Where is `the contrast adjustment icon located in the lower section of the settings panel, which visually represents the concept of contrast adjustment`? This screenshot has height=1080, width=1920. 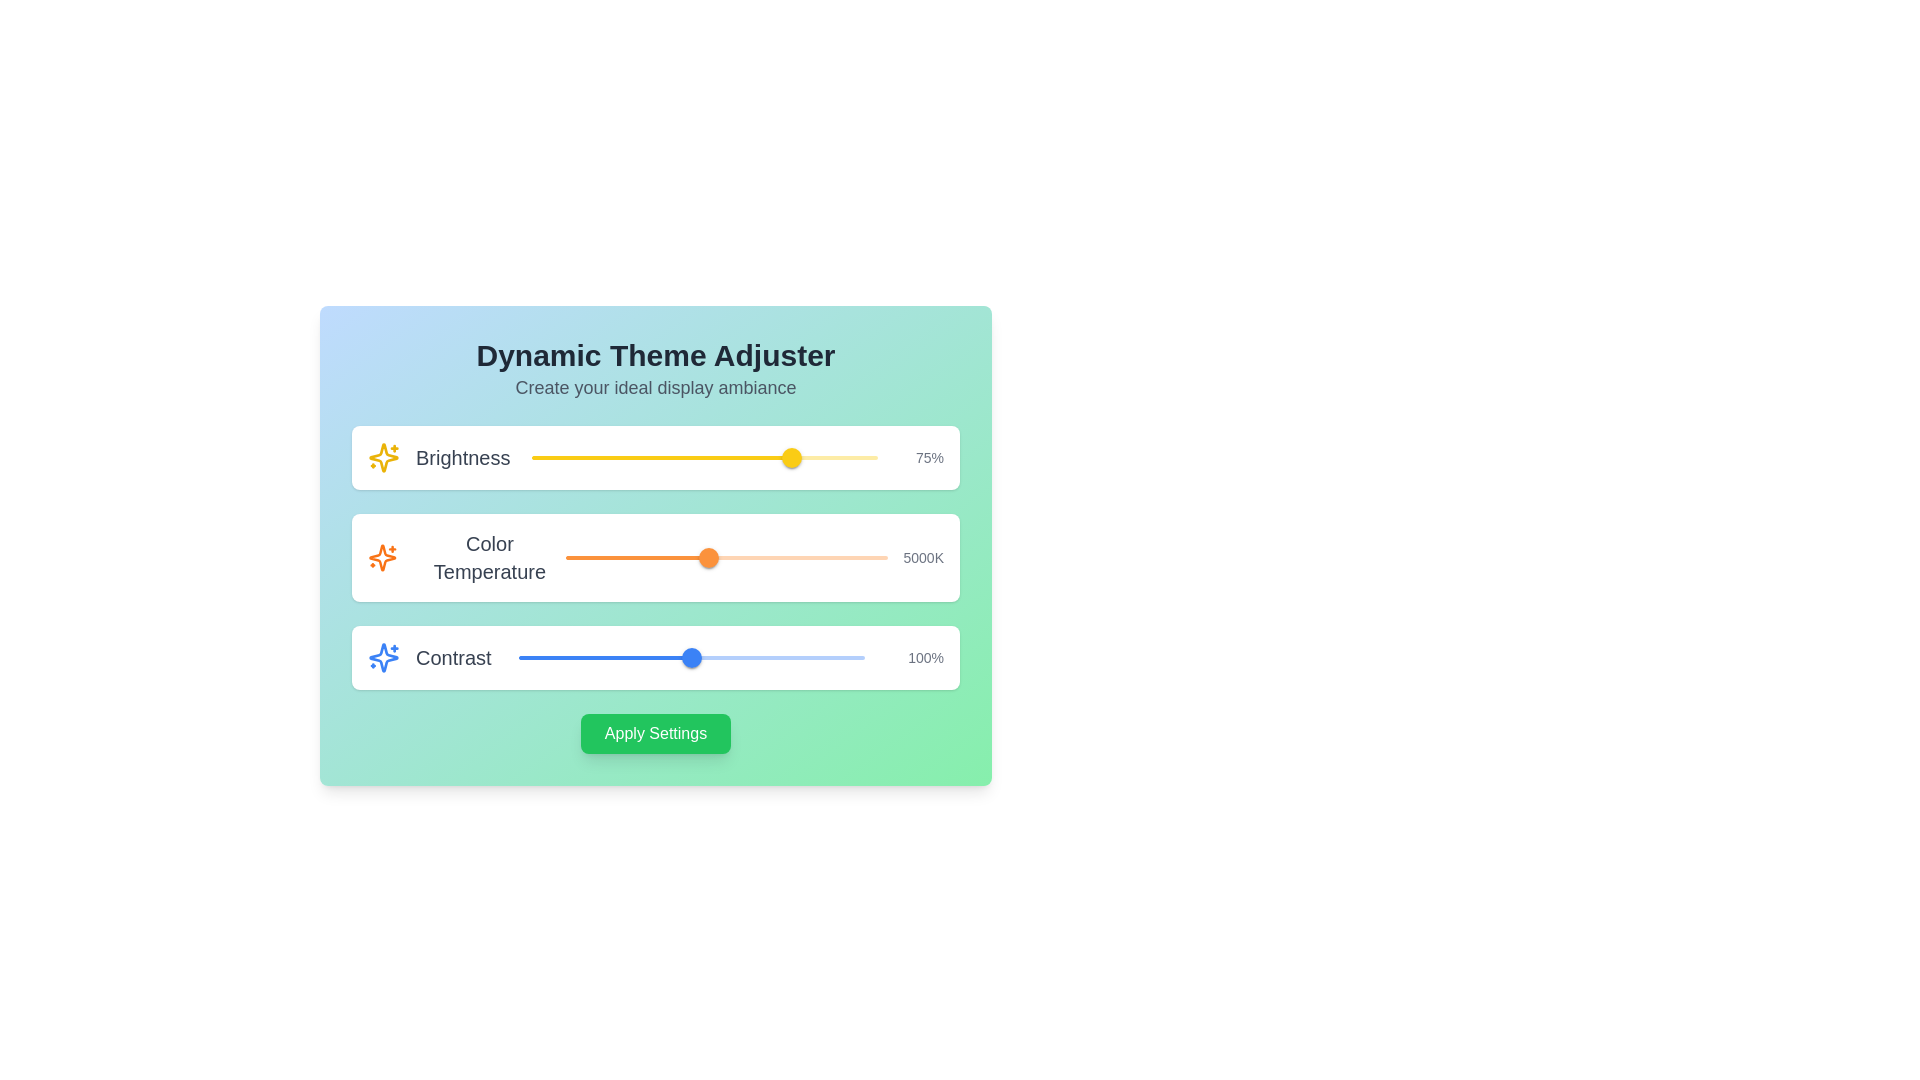
the contrast adjustment icon located in the lower section of the settings panel, which visually represents the concept of contrast adjustment is located at coordinates (384, 658).